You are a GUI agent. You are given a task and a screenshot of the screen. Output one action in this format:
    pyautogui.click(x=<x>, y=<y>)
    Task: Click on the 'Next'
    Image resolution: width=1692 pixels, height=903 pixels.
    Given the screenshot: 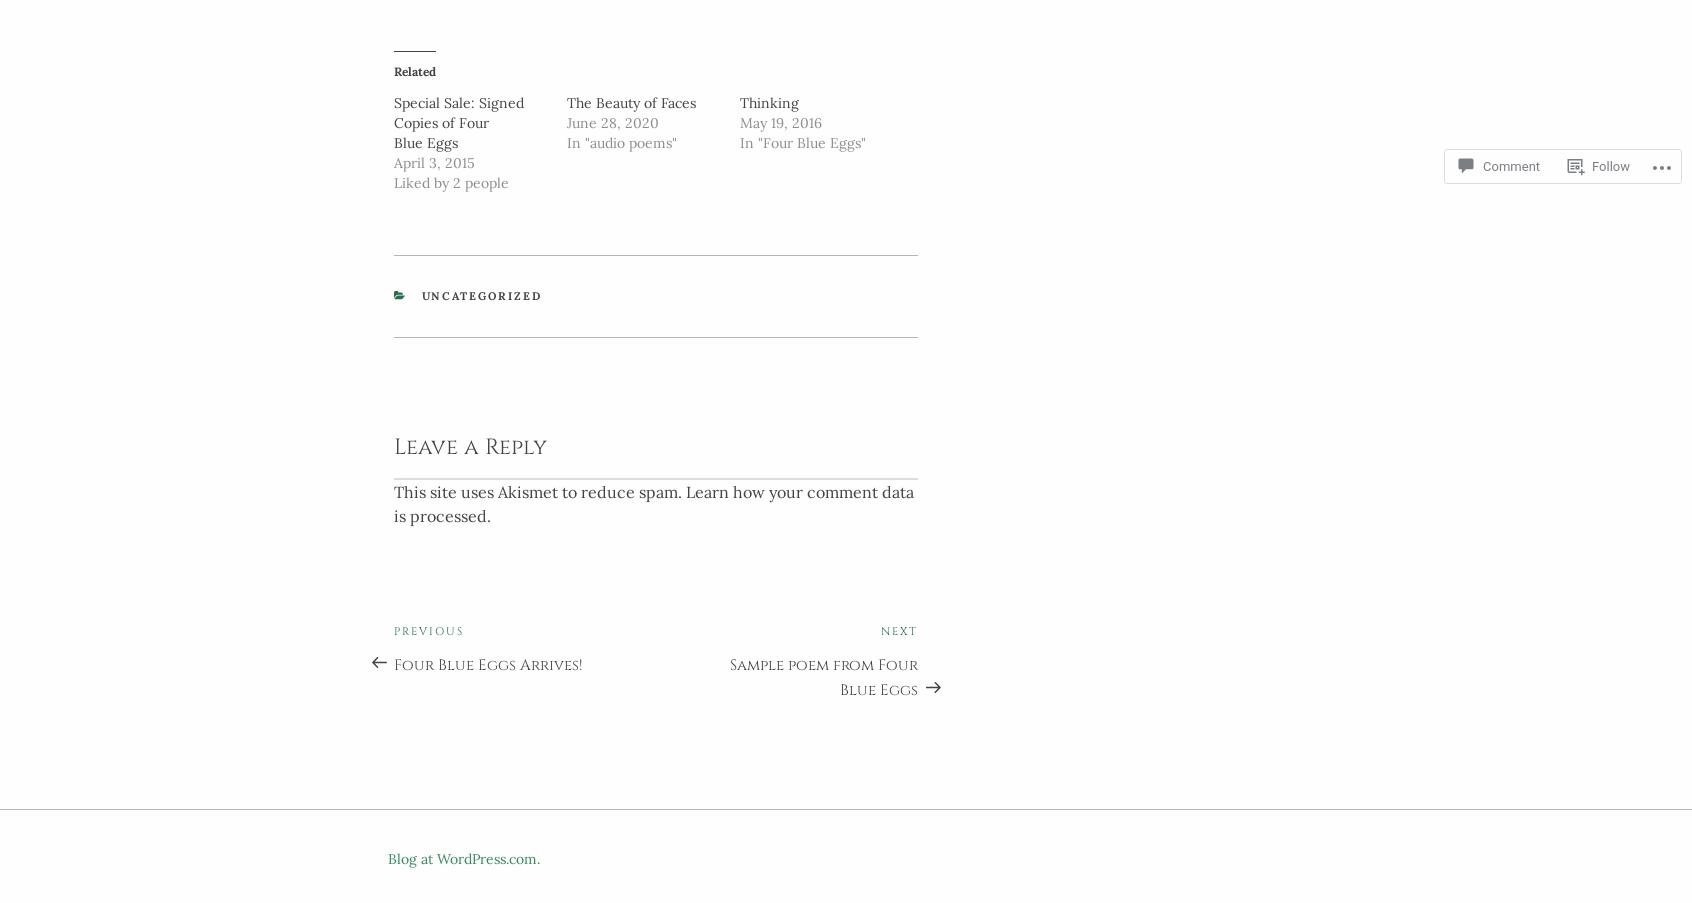 What is the action you would take?
    pyautogui.click(x=898, y=626)
    